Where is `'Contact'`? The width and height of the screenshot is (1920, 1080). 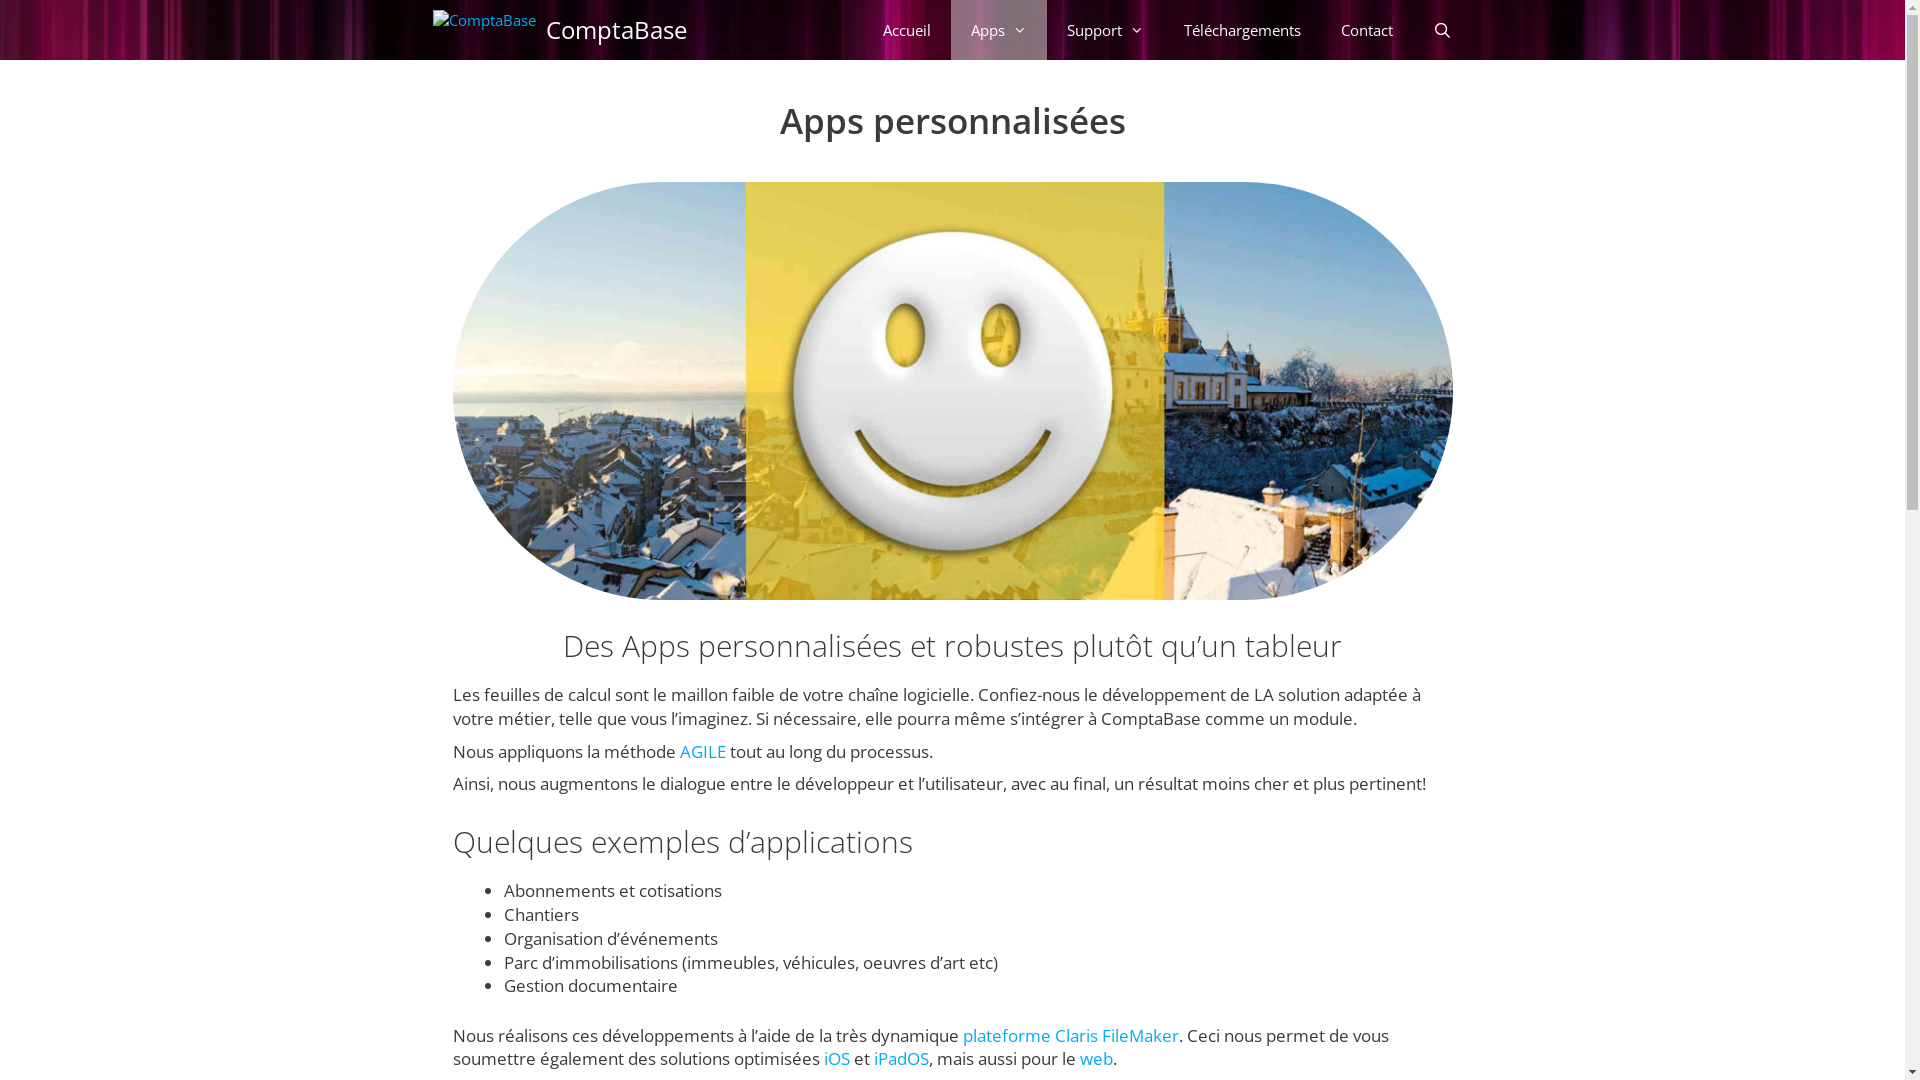 'Contact' is located at coordinates (1366, 30).